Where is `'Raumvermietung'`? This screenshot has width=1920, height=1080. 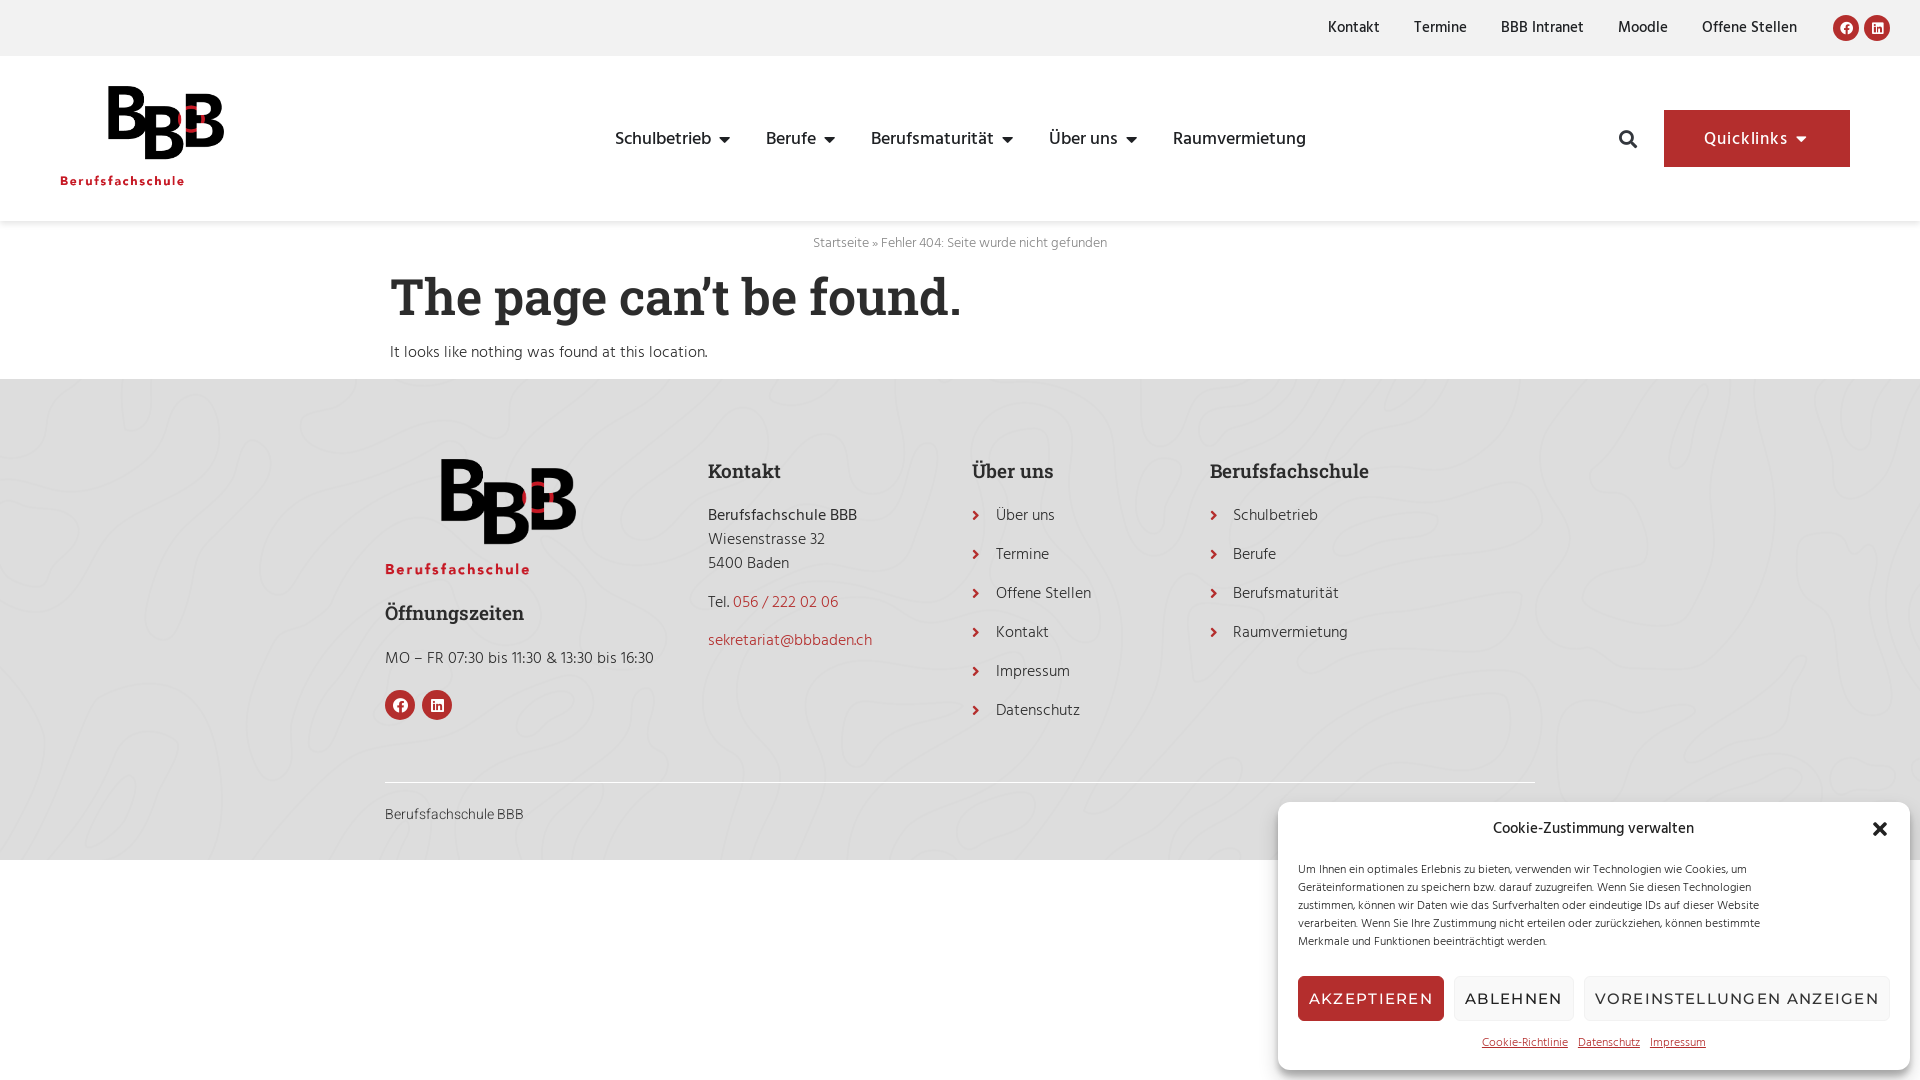
'Raumvermietung' is located at coordinates (1237, 137).